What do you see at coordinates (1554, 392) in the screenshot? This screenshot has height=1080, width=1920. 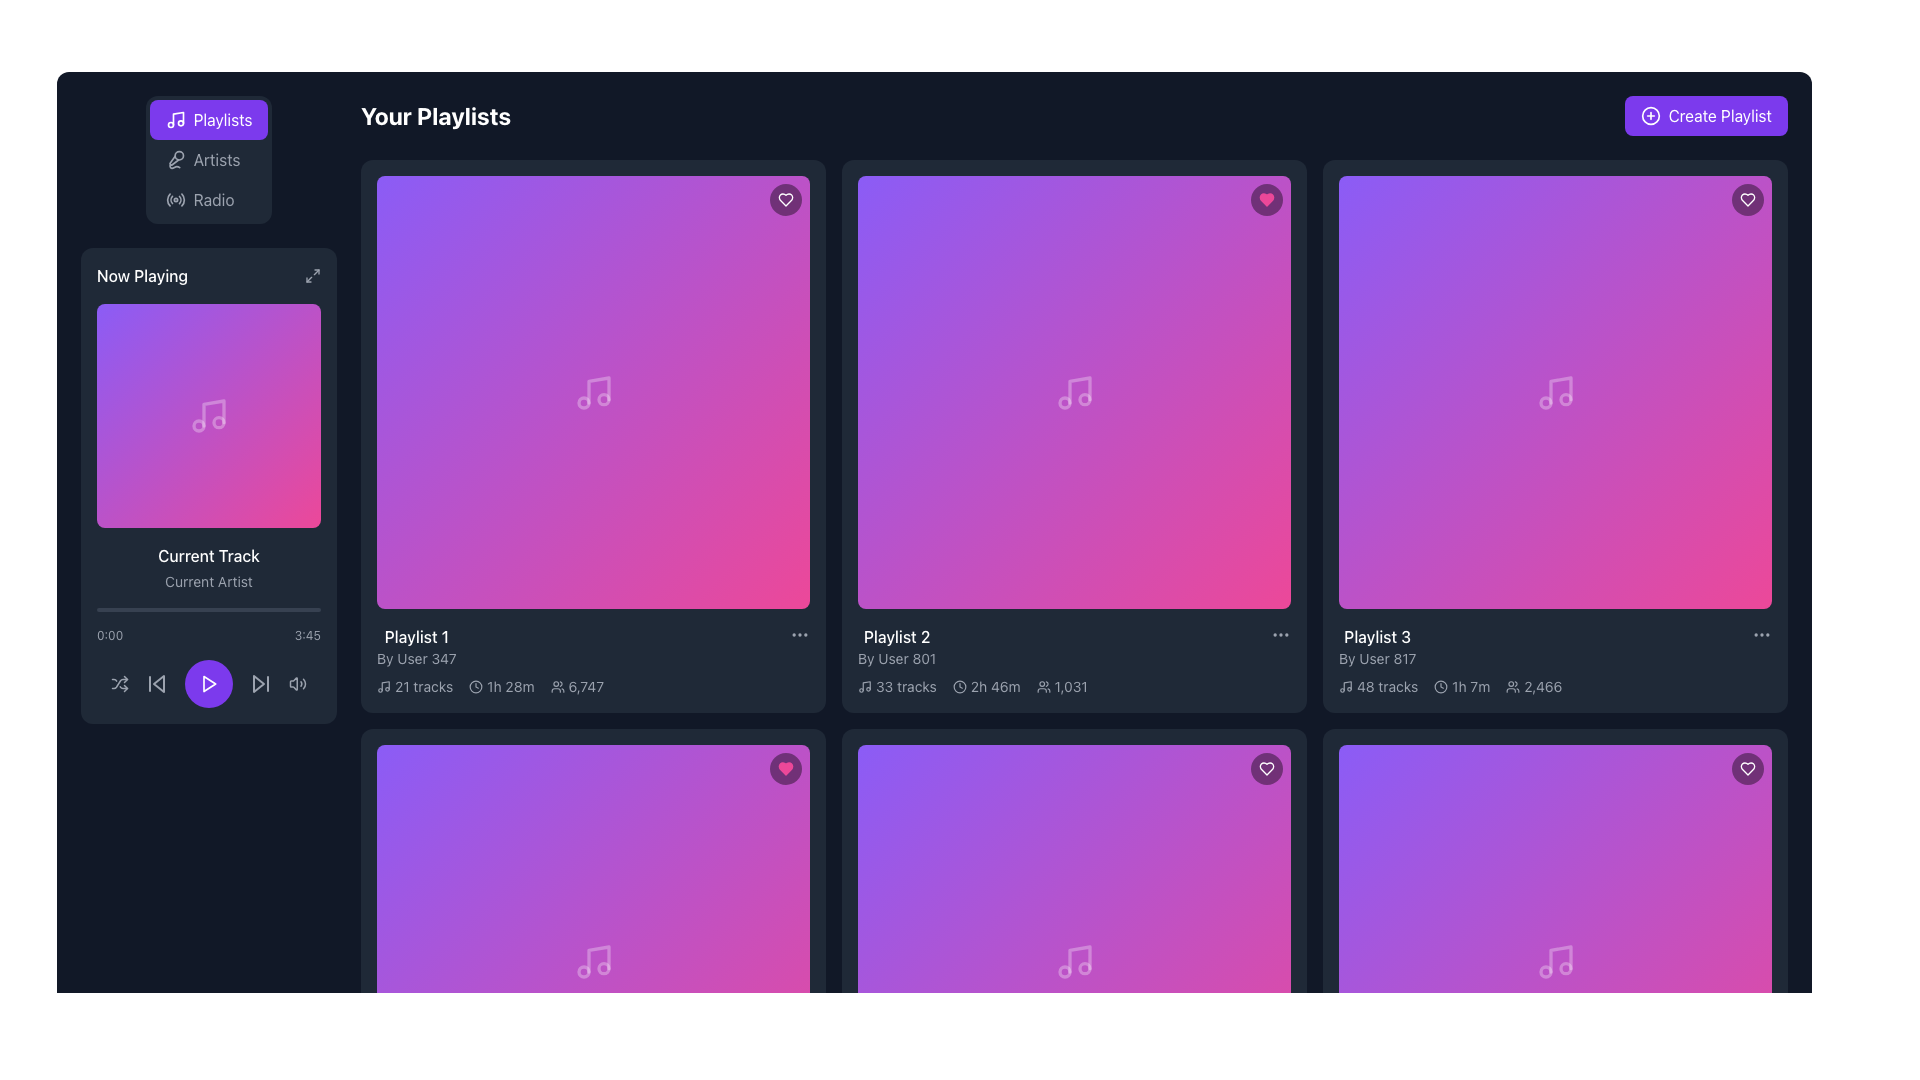 I see `the music note icon, which is centrally located within the 'Playlist 3' card in the 'Your Playlists' section, featuring a white design on a gradient background` at bounding box center [1554, 392].